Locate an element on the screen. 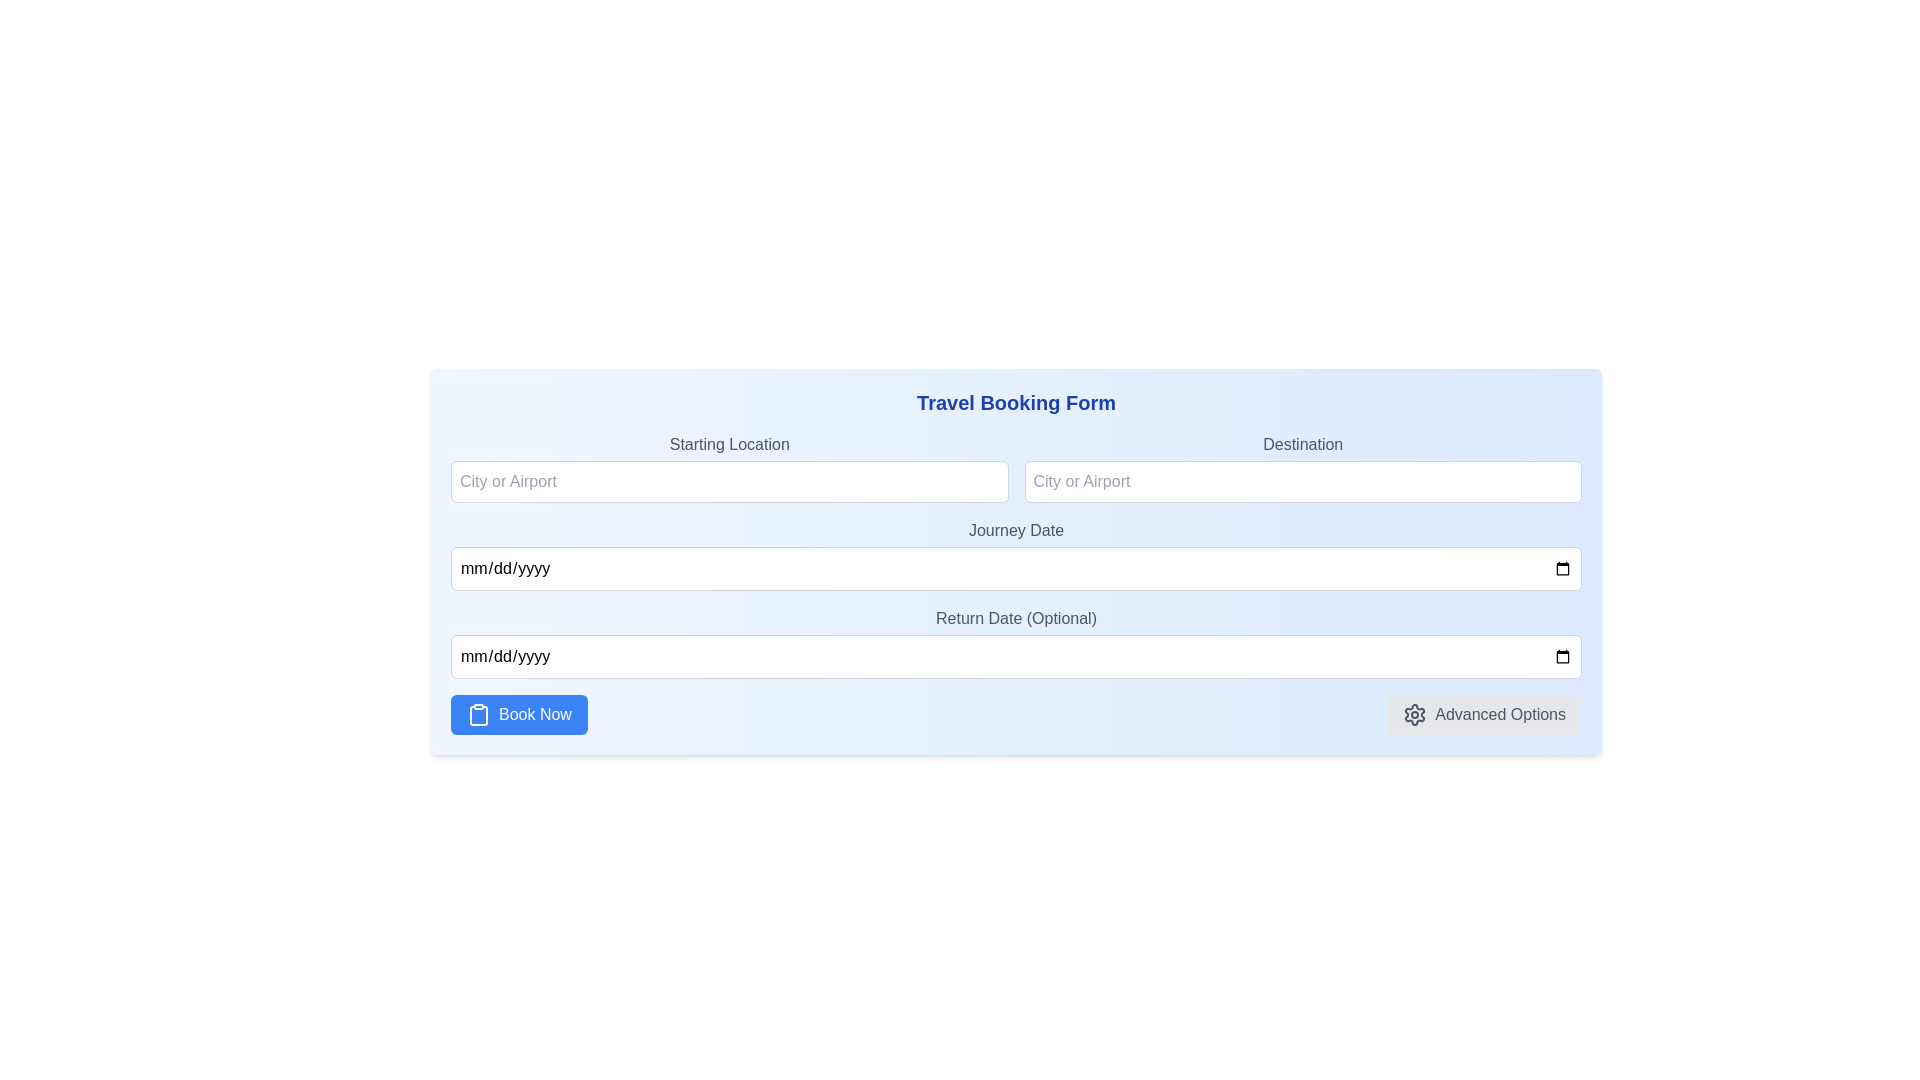 The height and width of the screenshot is (1080, 1920). the 'Return Date (Optional)' input field to focus on it is located at coordinates (1016, 643).